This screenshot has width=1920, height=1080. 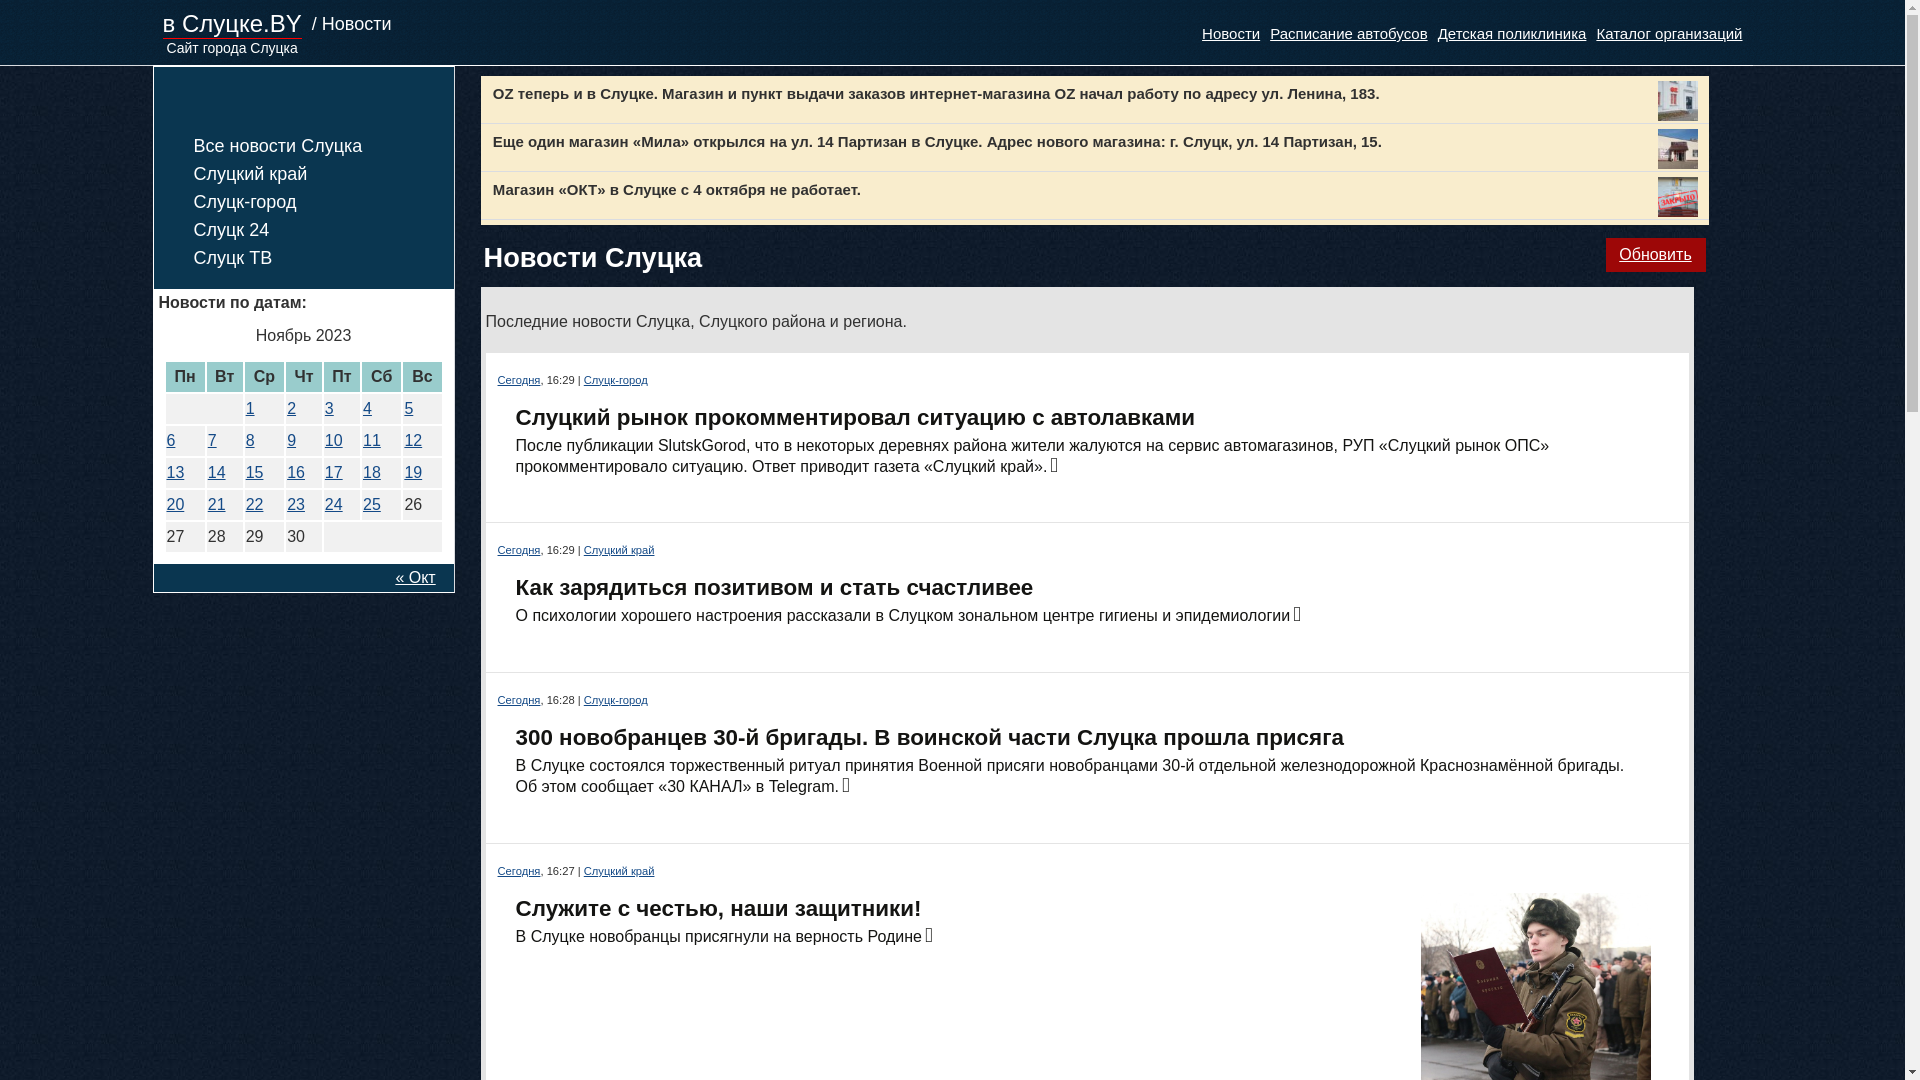 What do you see at coordinates (295, 472) in the screenshot?
I see `'16'` at bounding box center [295, 472].